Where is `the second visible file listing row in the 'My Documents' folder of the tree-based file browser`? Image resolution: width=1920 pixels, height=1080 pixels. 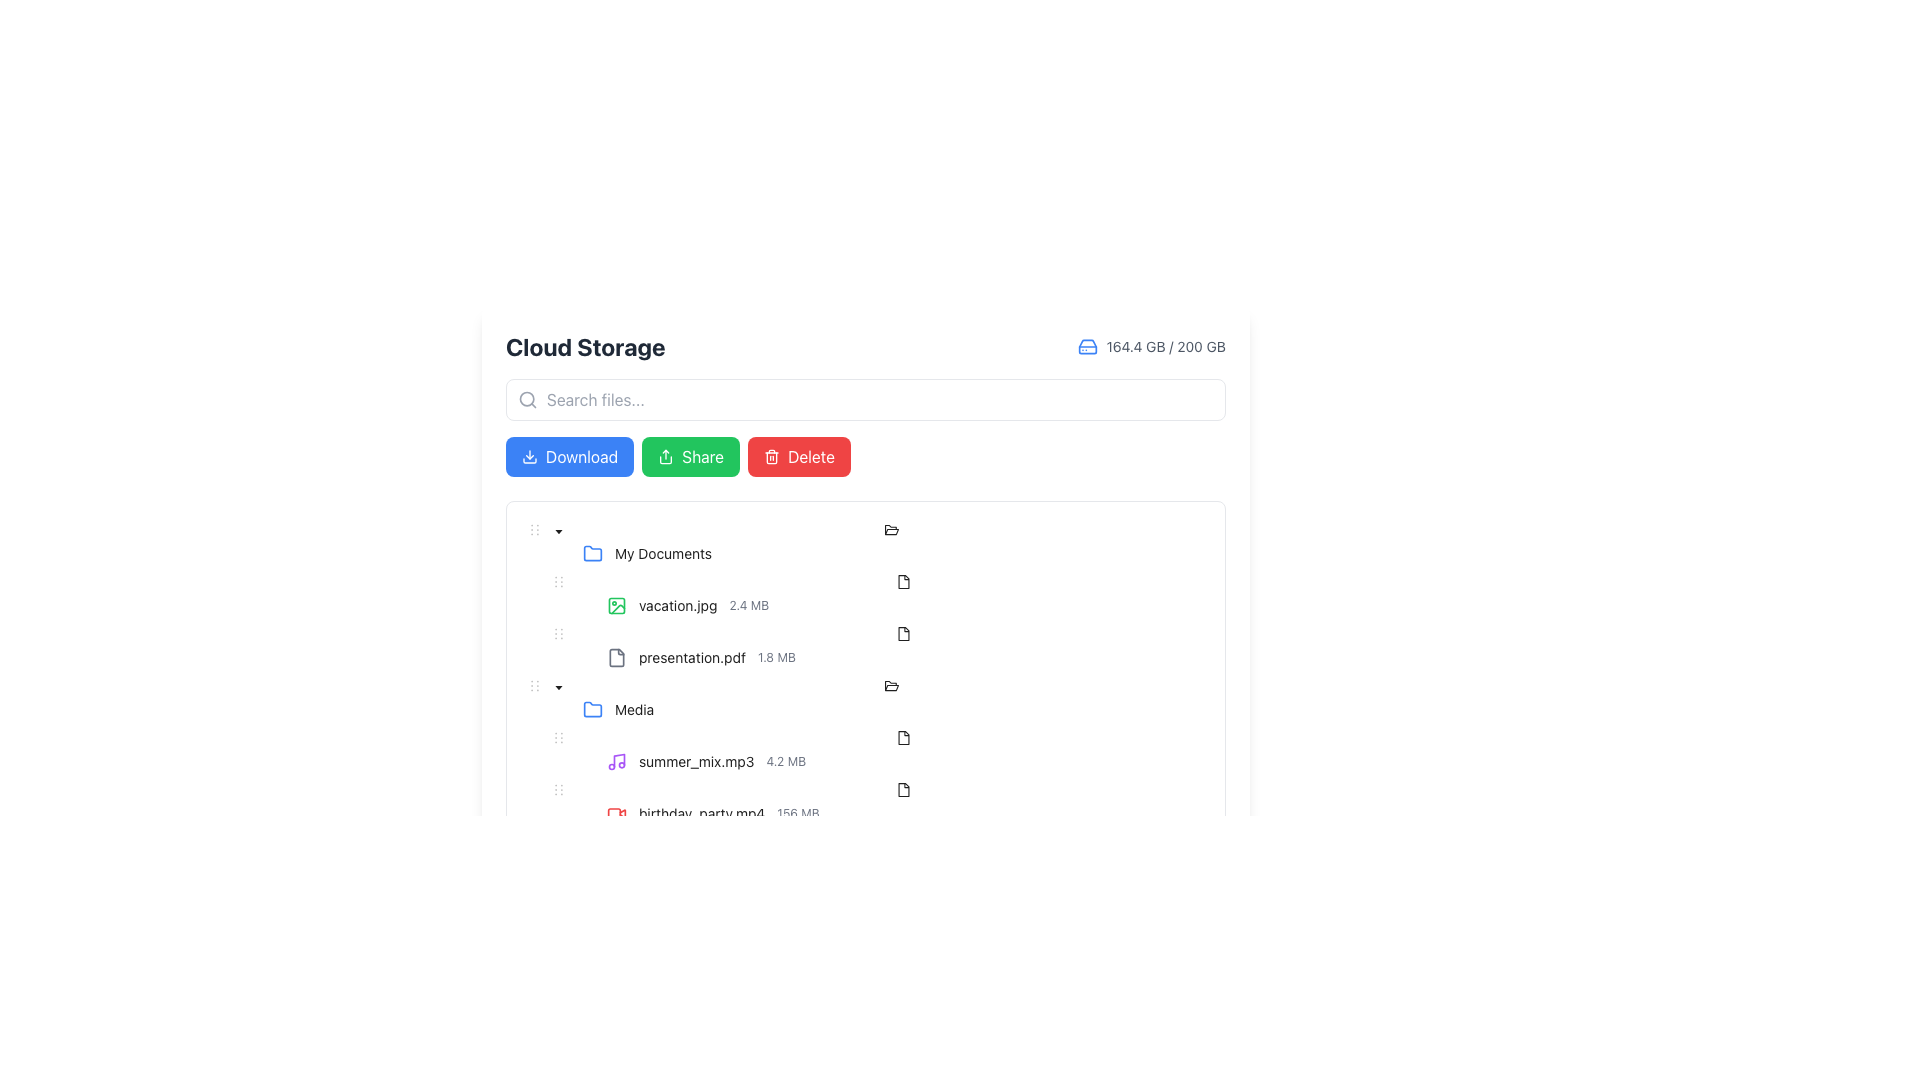
the second visible file listing row in the 'My Documents' folder of the tree-based file browser is located at coordinates (902, 658).